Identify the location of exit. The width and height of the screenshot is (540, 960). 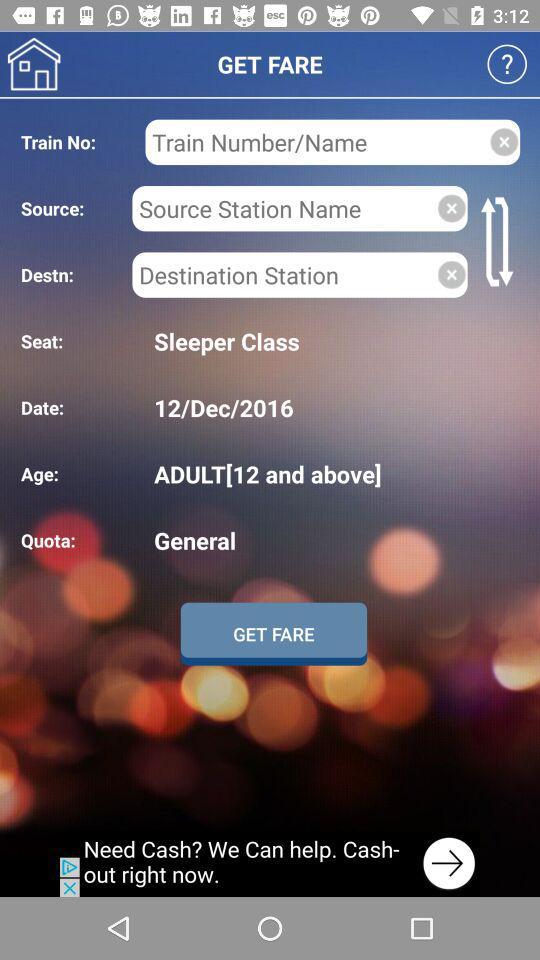
(503, 141).